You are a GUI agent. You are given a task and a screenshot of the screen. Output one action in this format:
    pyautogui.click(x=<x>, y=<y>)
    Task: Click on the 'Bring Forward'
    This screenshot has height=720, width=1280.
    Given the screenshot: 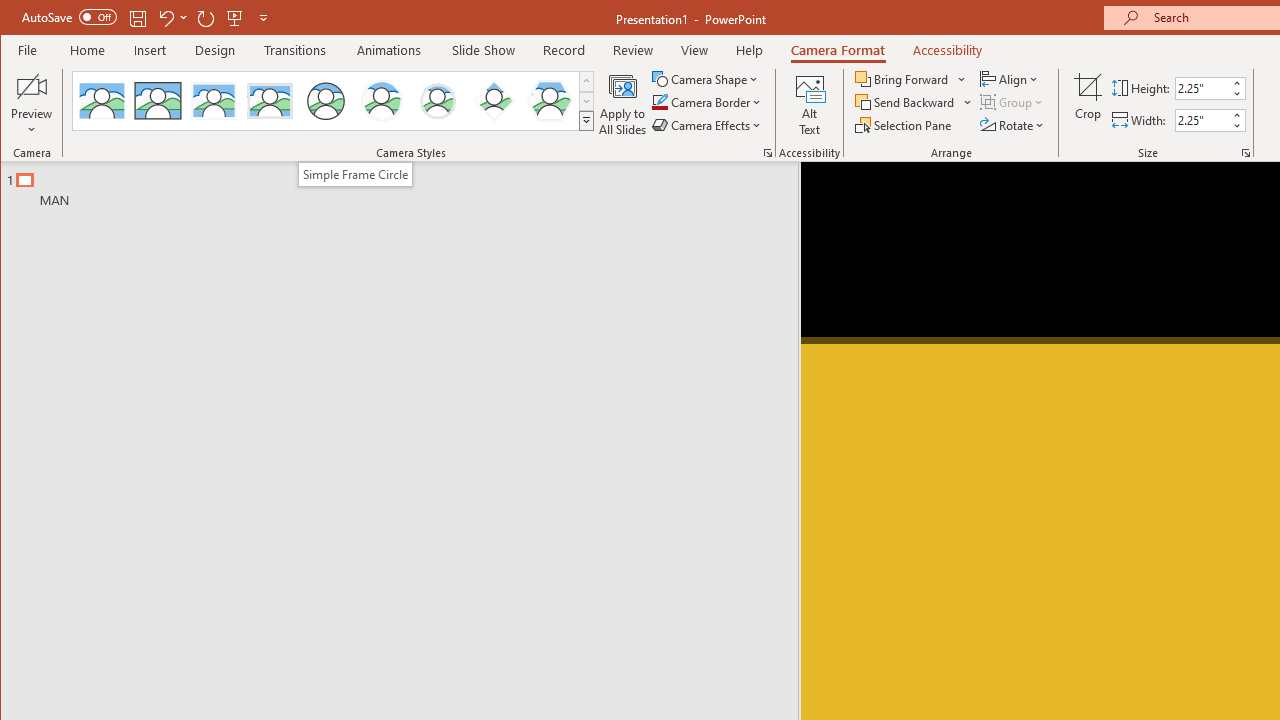 What is the action you would take?
    pyautogui.click(x=902, y=78)
    